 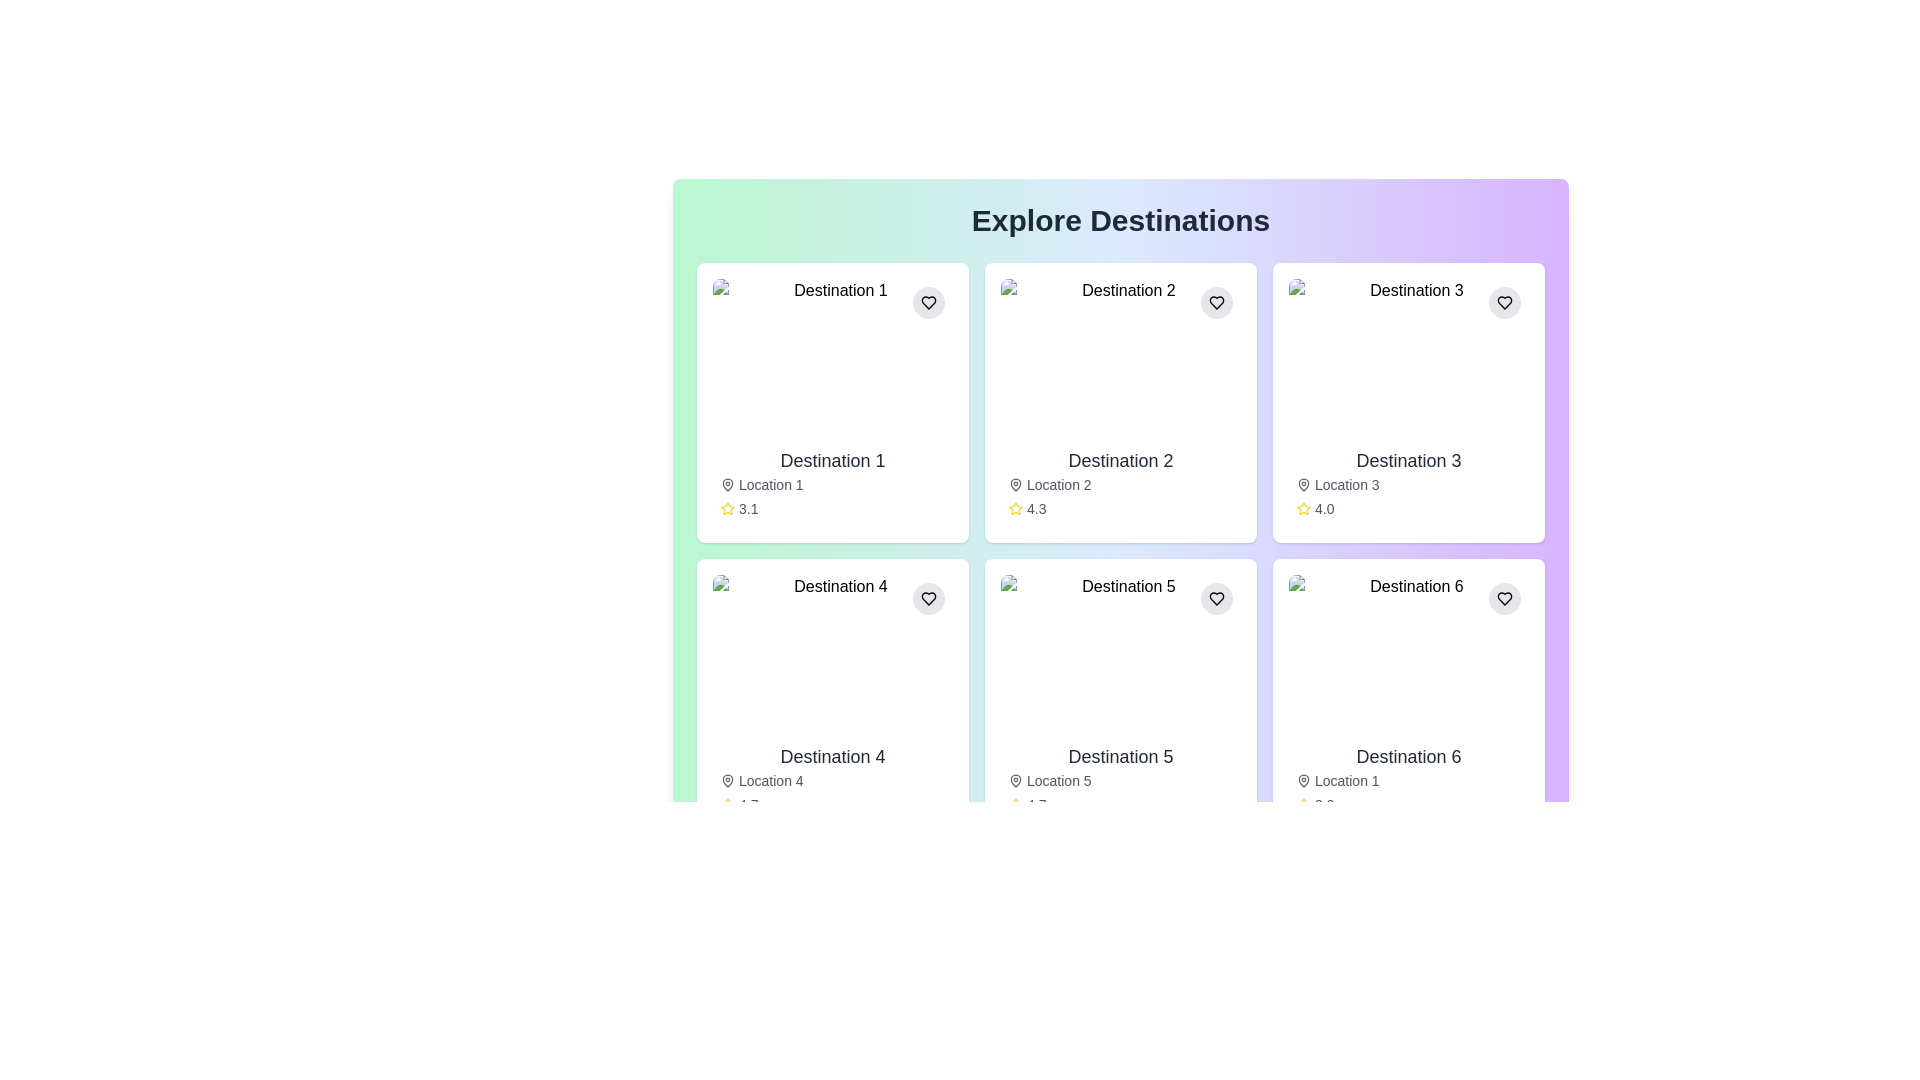 I want to click on the location marker icon adjacent to the text 'Location 4', so click(x=727, y=779).